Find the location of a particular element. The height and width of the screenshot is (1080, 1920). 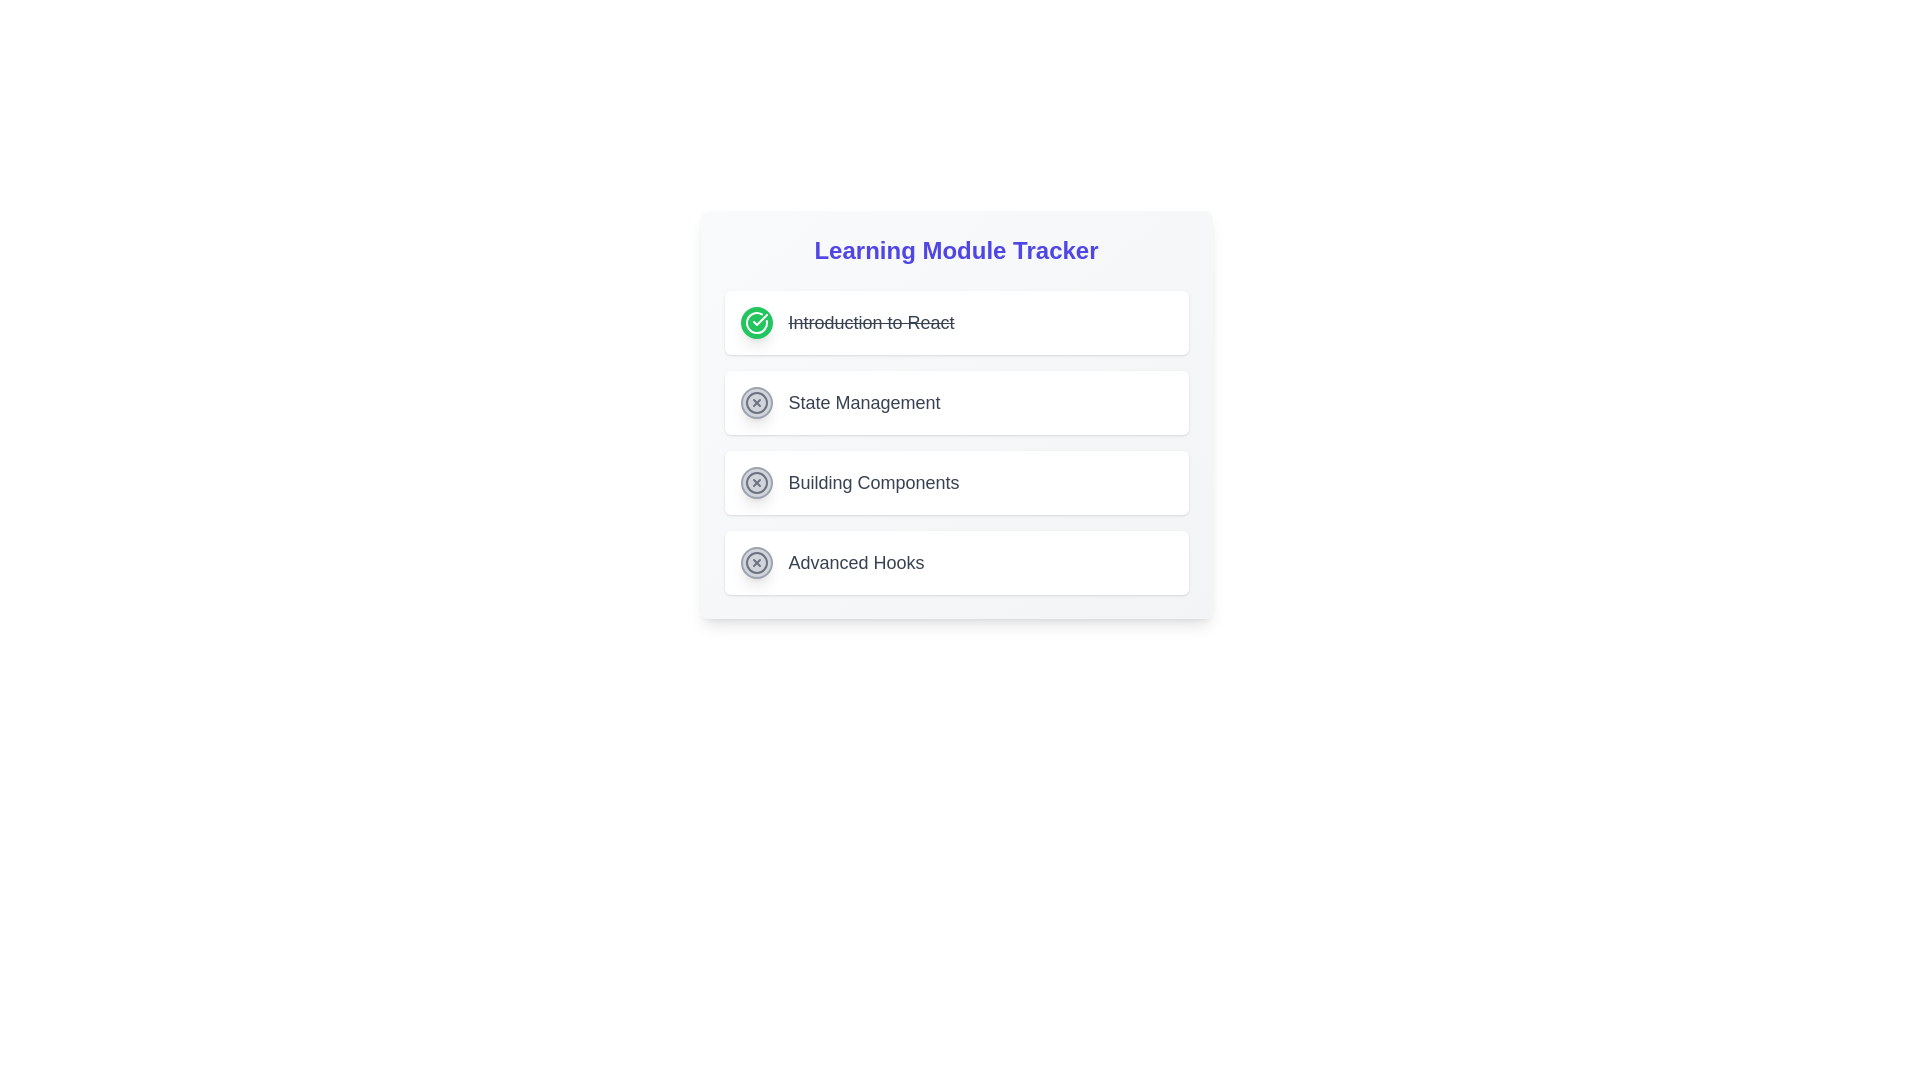

the status indication of the green checkmark icon located to the left of the 'Introduction to React' text in the 'Learning Module Tracker' section is located at coordinates (755, 322).